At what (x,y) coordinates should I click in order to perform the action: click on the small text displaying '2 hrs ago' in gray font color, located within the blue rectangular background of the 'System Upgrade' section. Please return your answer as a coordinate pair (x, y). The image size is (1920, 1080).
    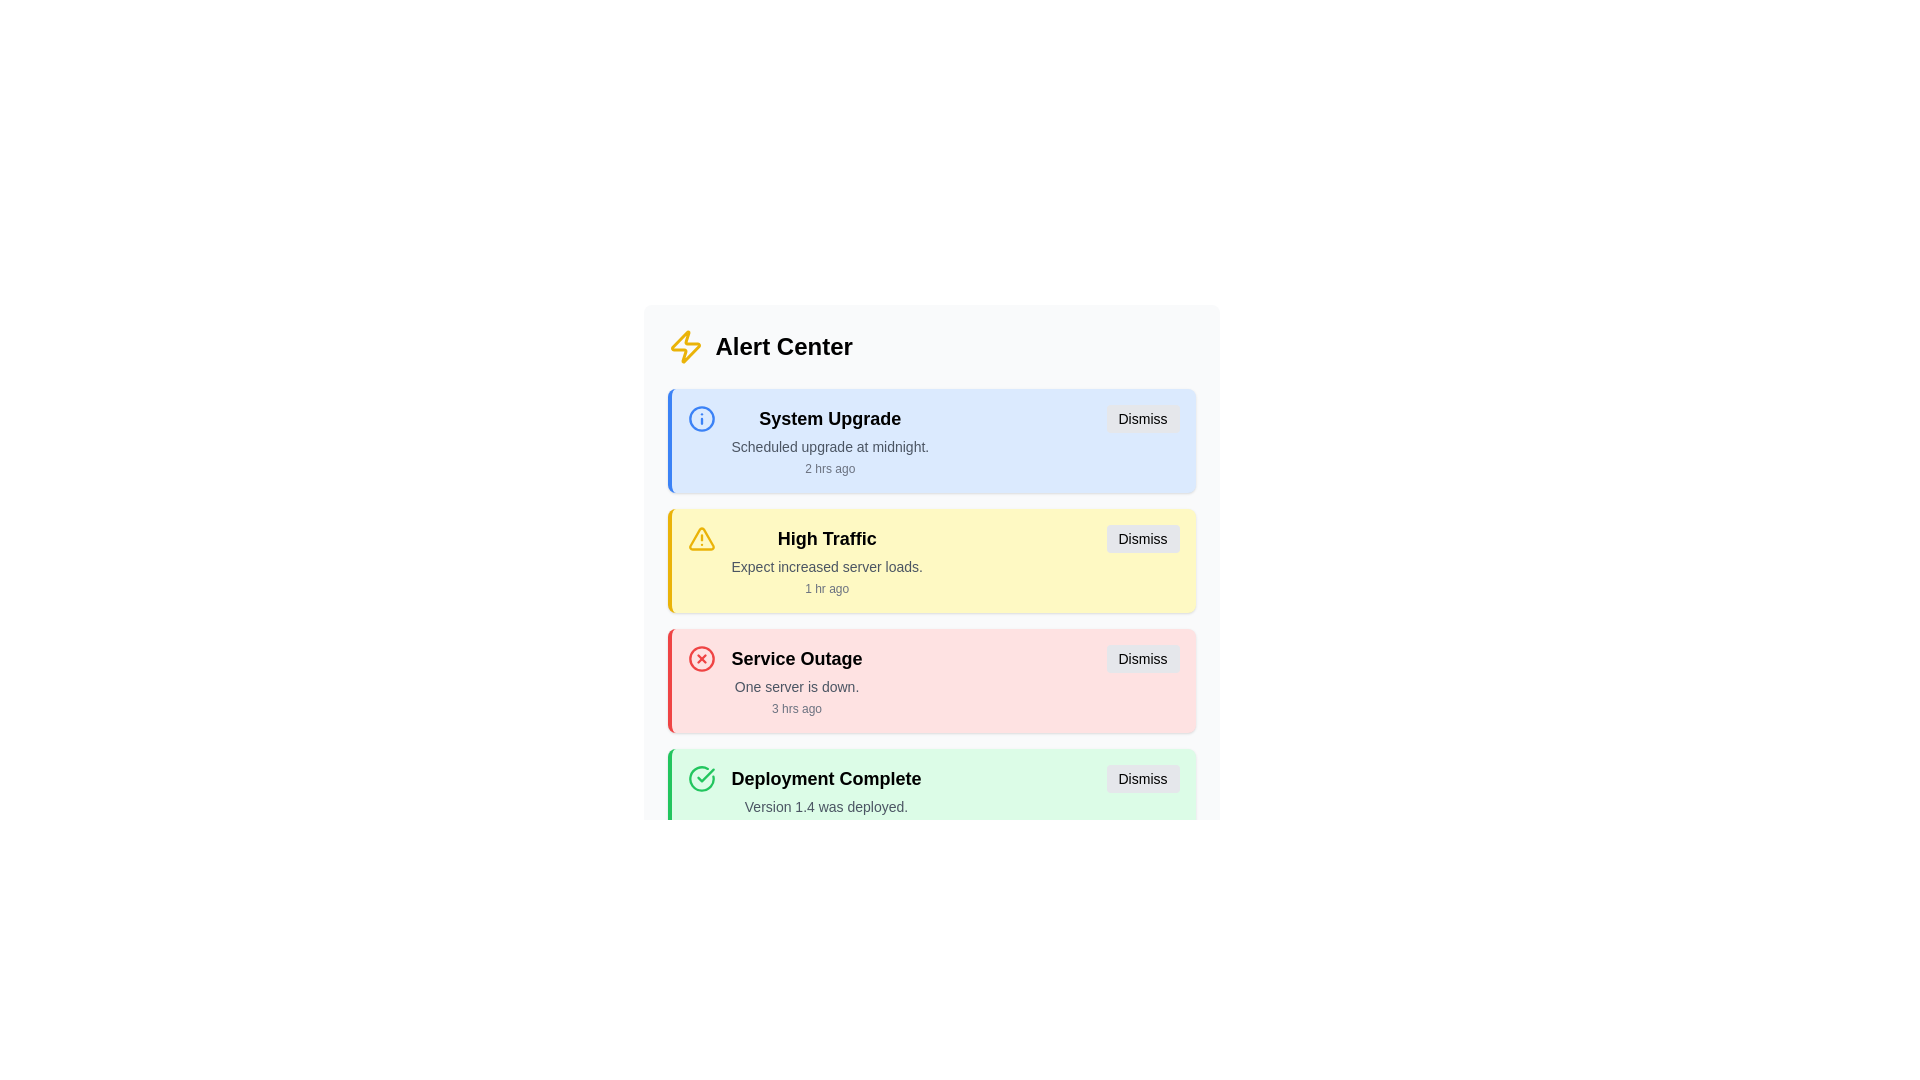
    Looking at the image, I should click on (830, 469).